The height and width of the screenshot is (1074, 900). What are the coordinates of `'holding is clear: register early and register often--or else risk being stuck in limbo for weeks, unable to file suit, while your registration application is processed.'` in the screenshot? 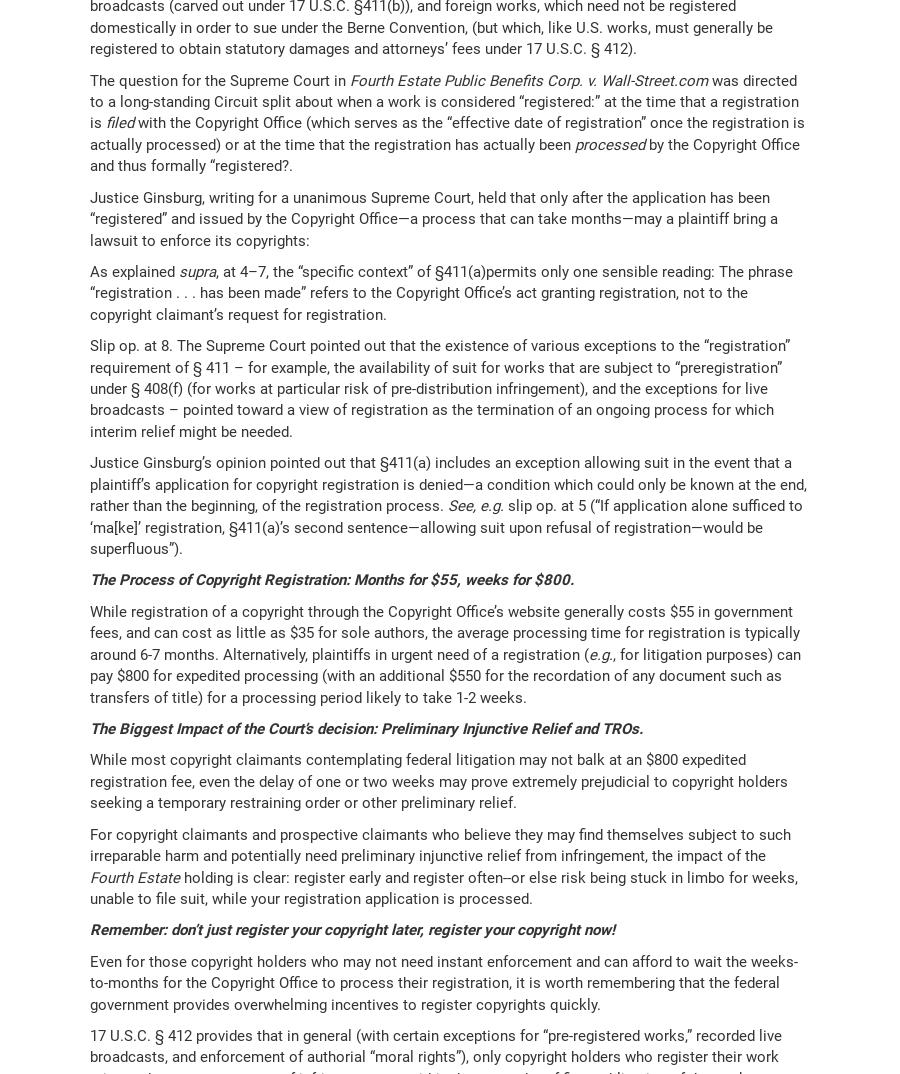 It's located at (443, 886).